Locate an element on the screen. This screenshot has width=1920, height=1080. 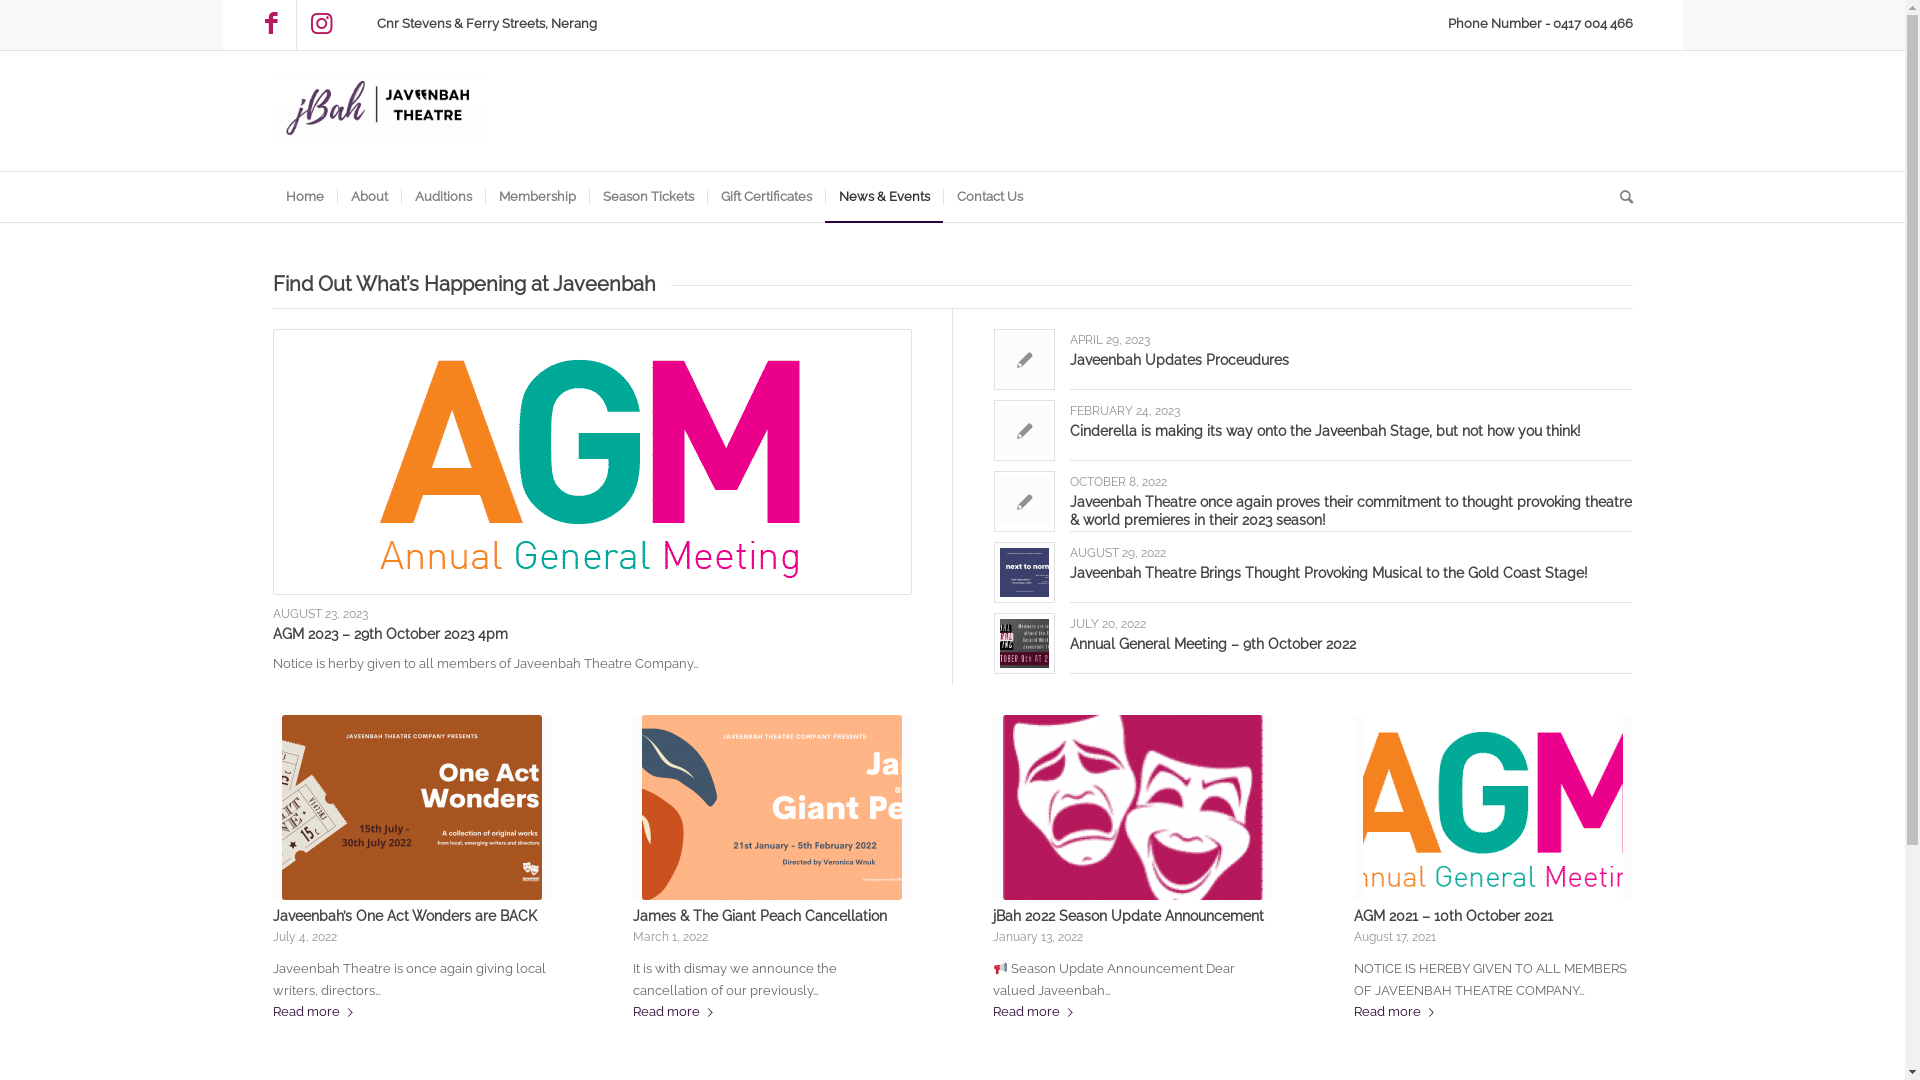
'Season Tickets' is located at coordinates (647, 196).